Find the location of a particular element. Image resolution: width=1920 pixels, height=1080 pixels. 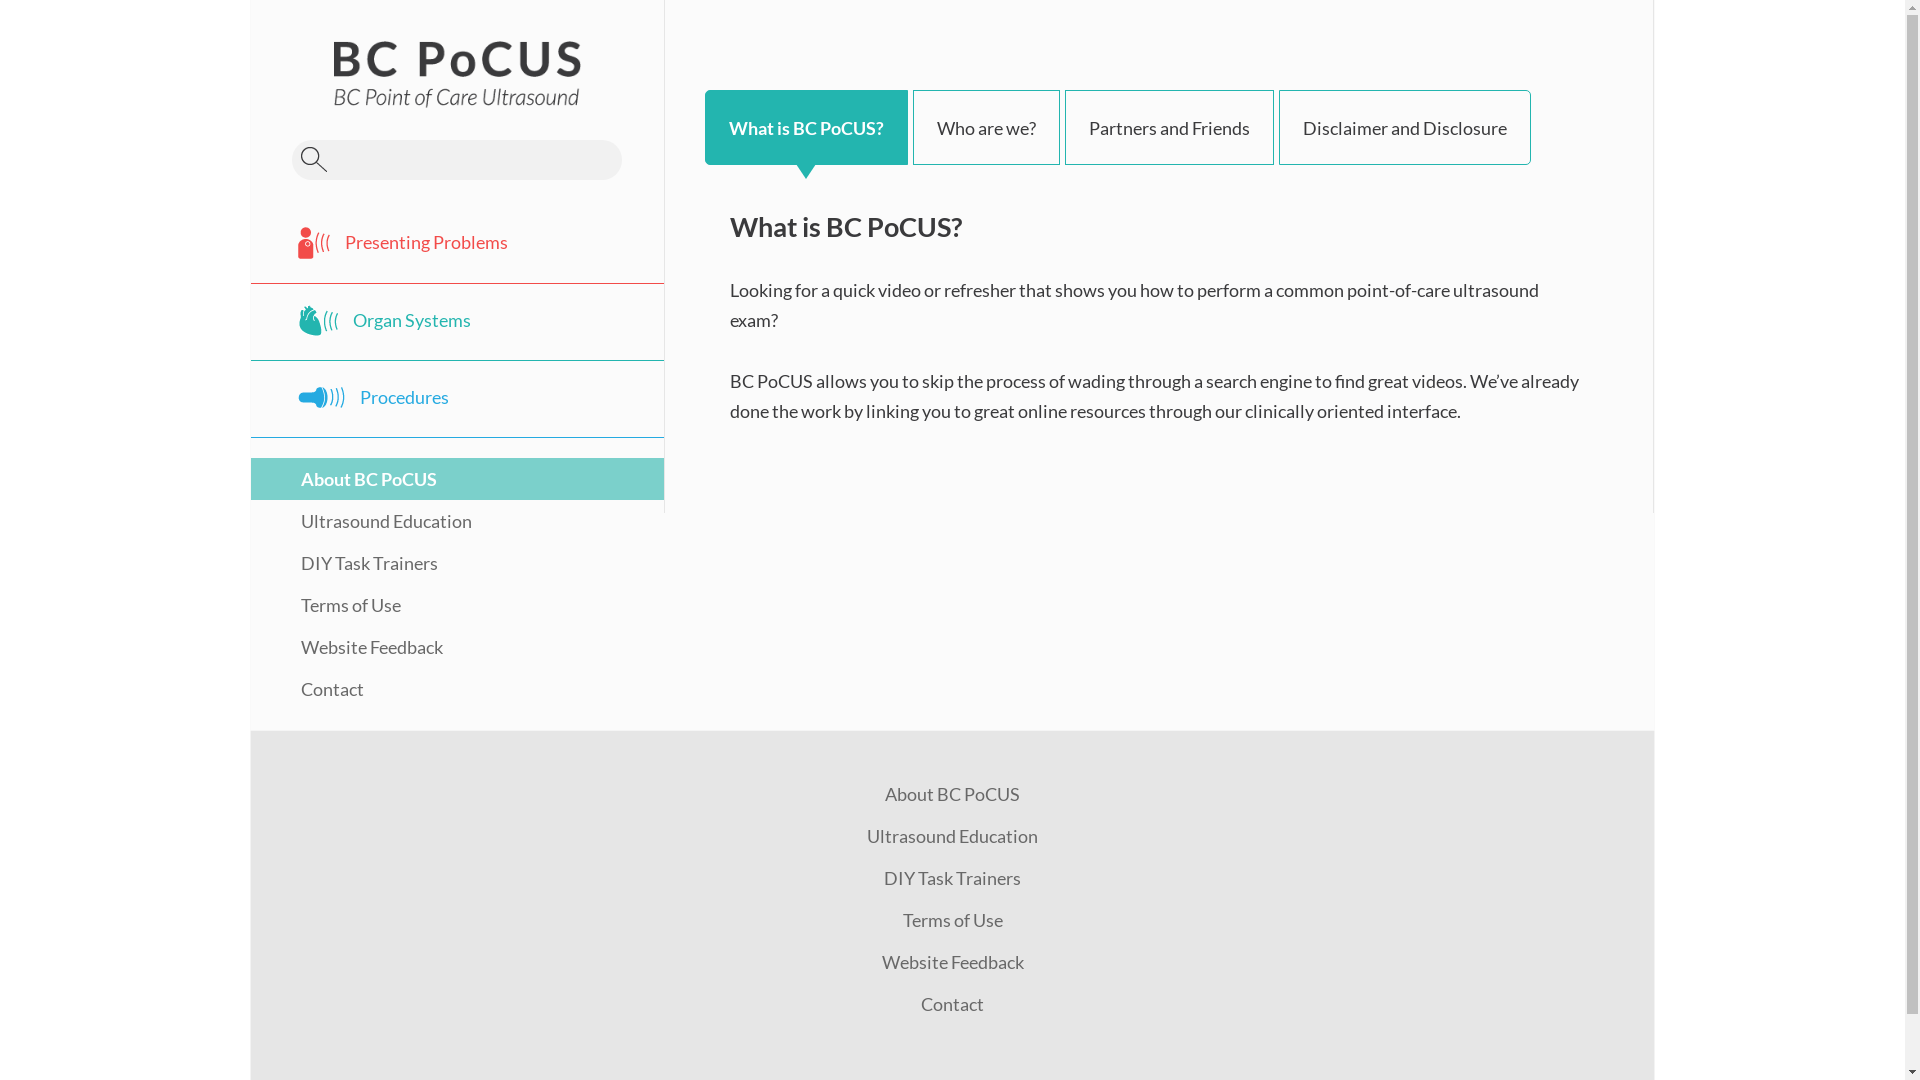

'Terms of Use' is located at coordinates (950, 920).